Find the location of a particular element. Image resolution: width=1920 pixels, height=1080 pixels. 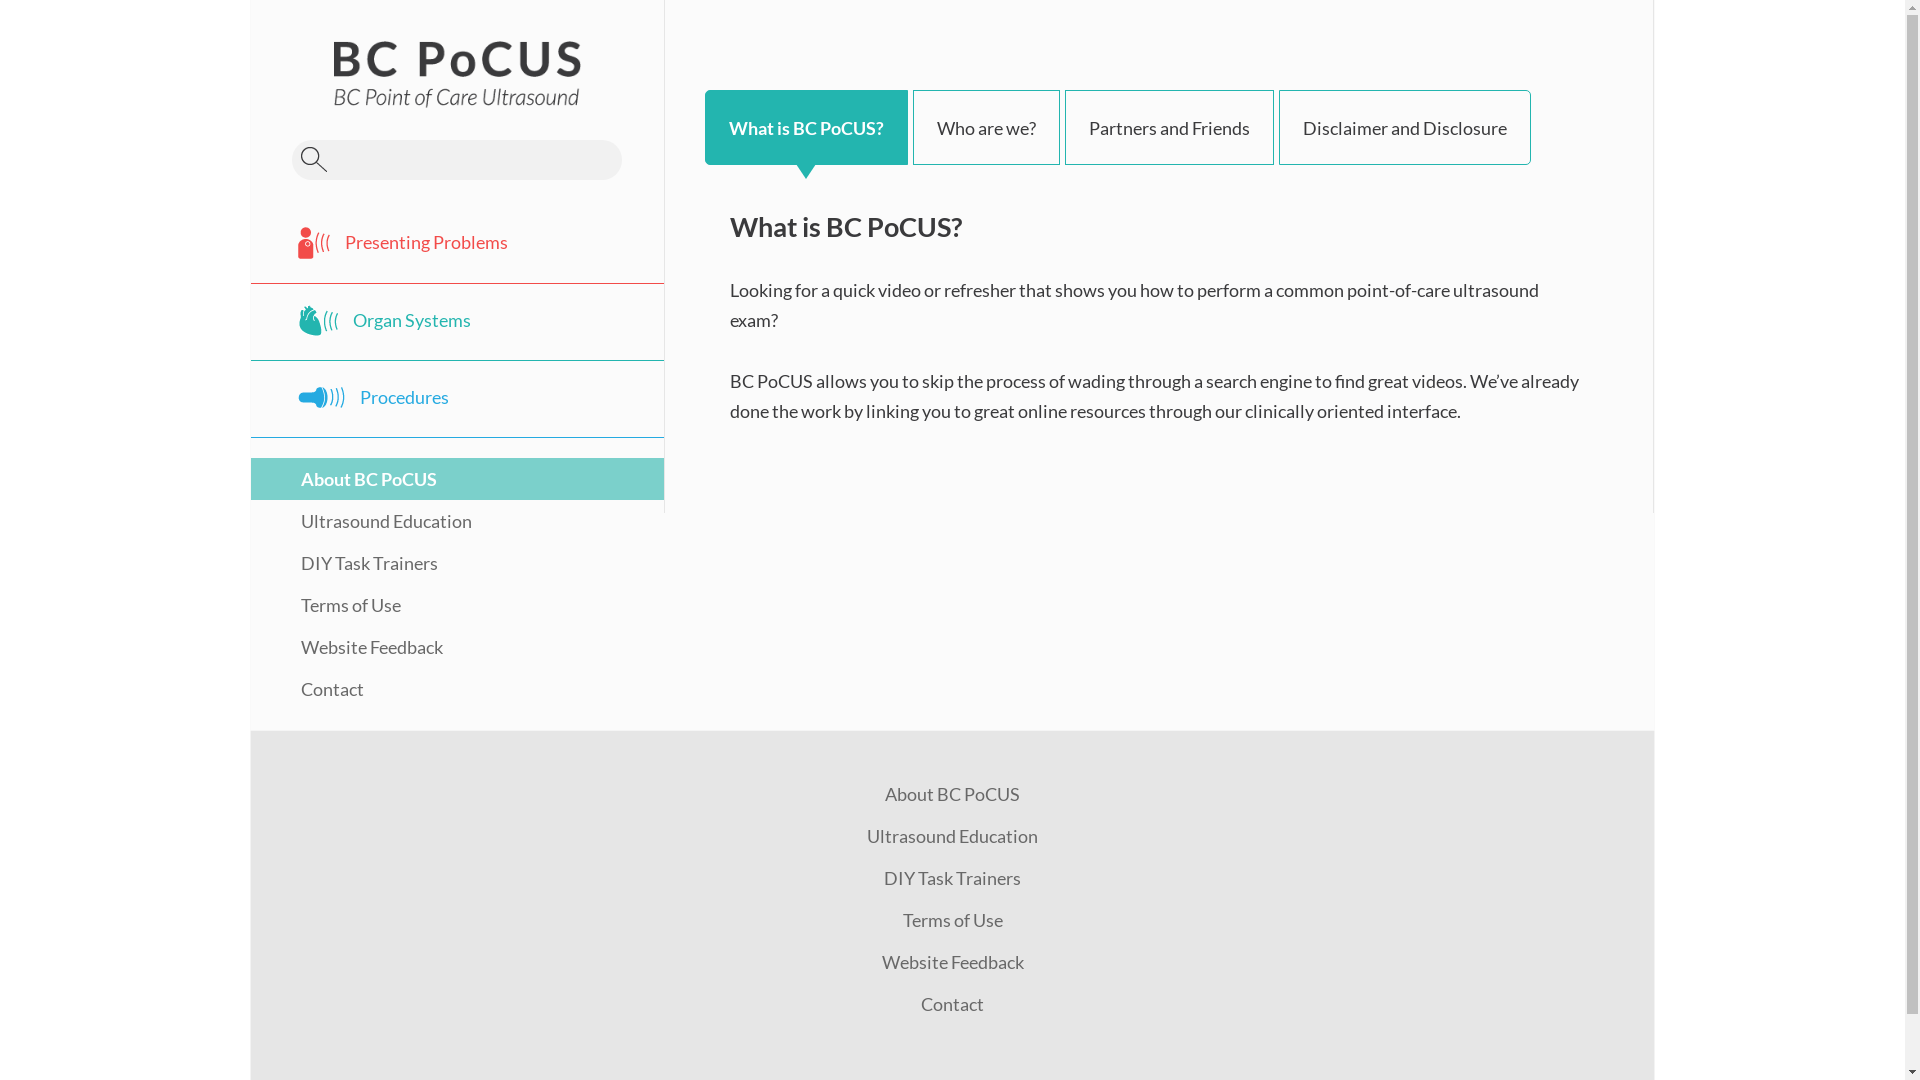

'Terms of Use' is located at coordinates (950, 920).